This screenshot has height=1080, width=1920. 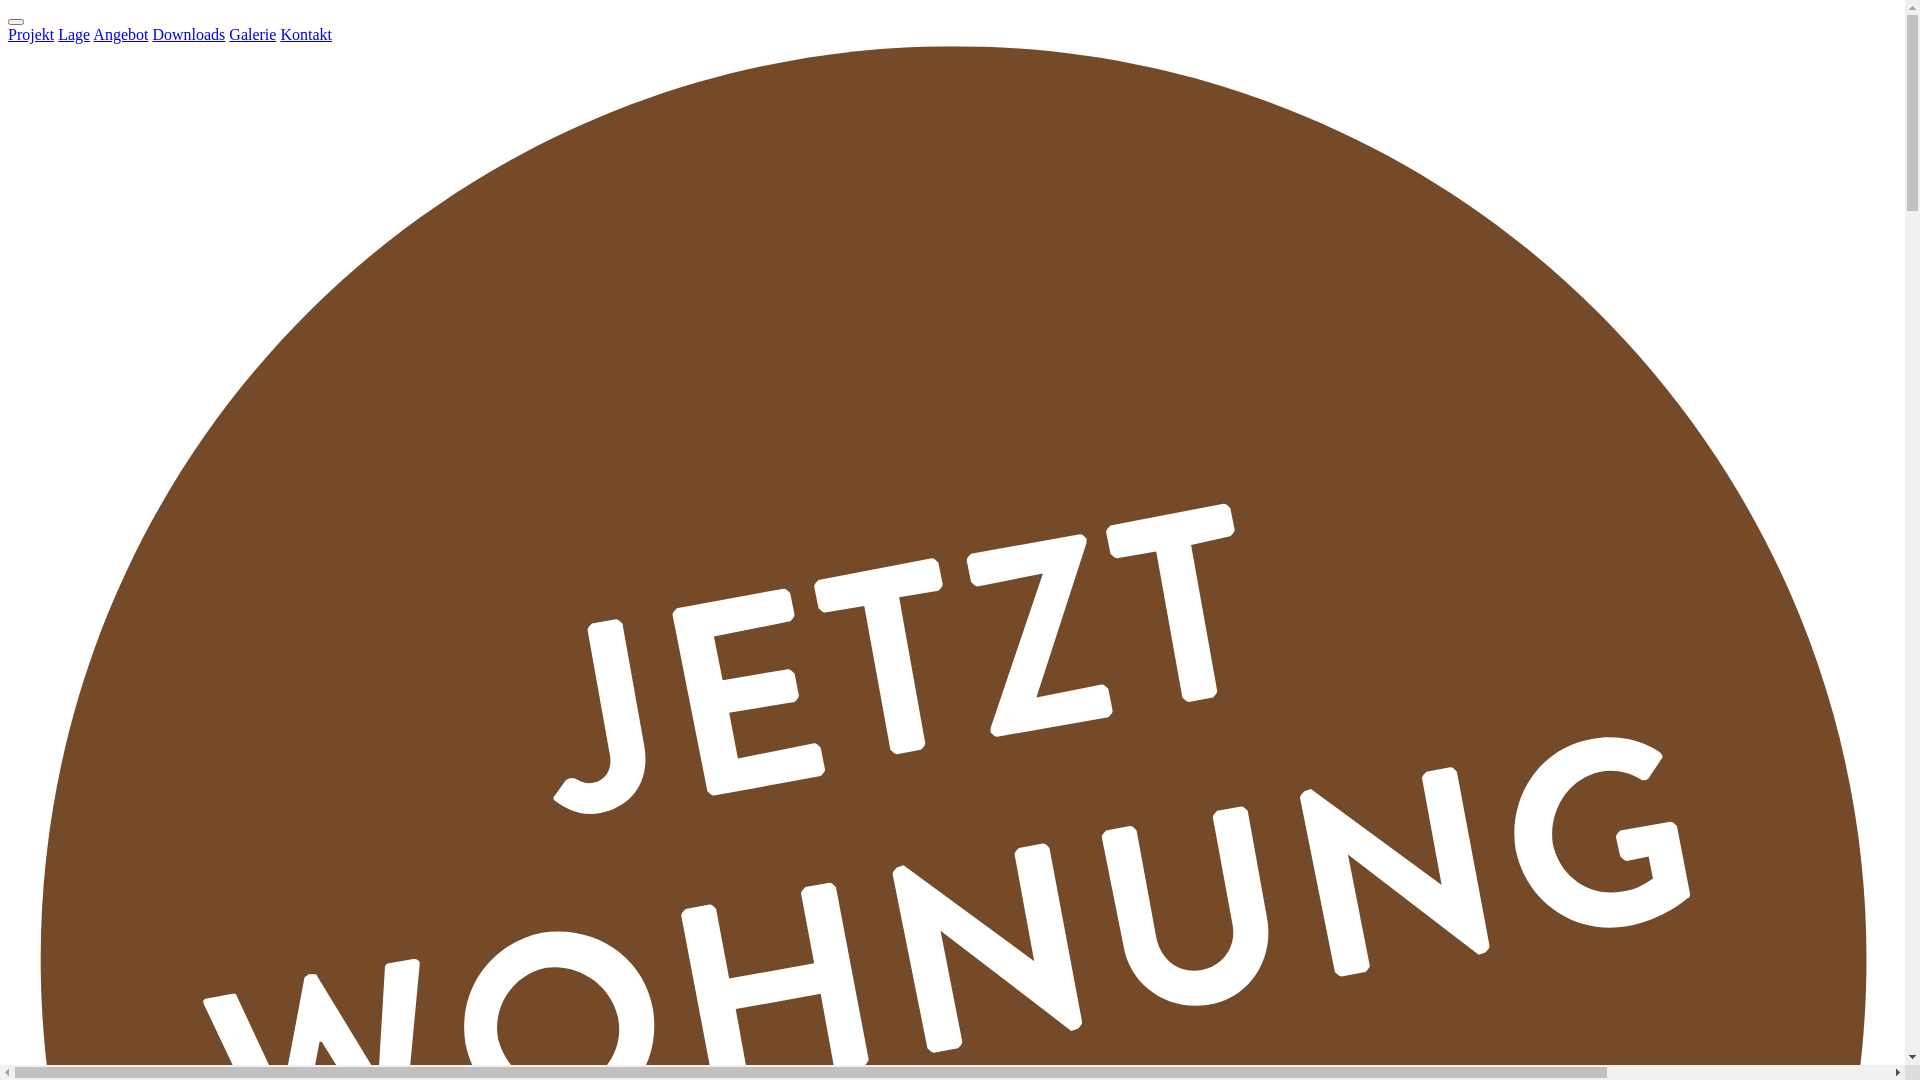 What do you see at coordinates (251, 34) in the screenshot?
I see `'Galerie'` at bounding box center [251, 34].